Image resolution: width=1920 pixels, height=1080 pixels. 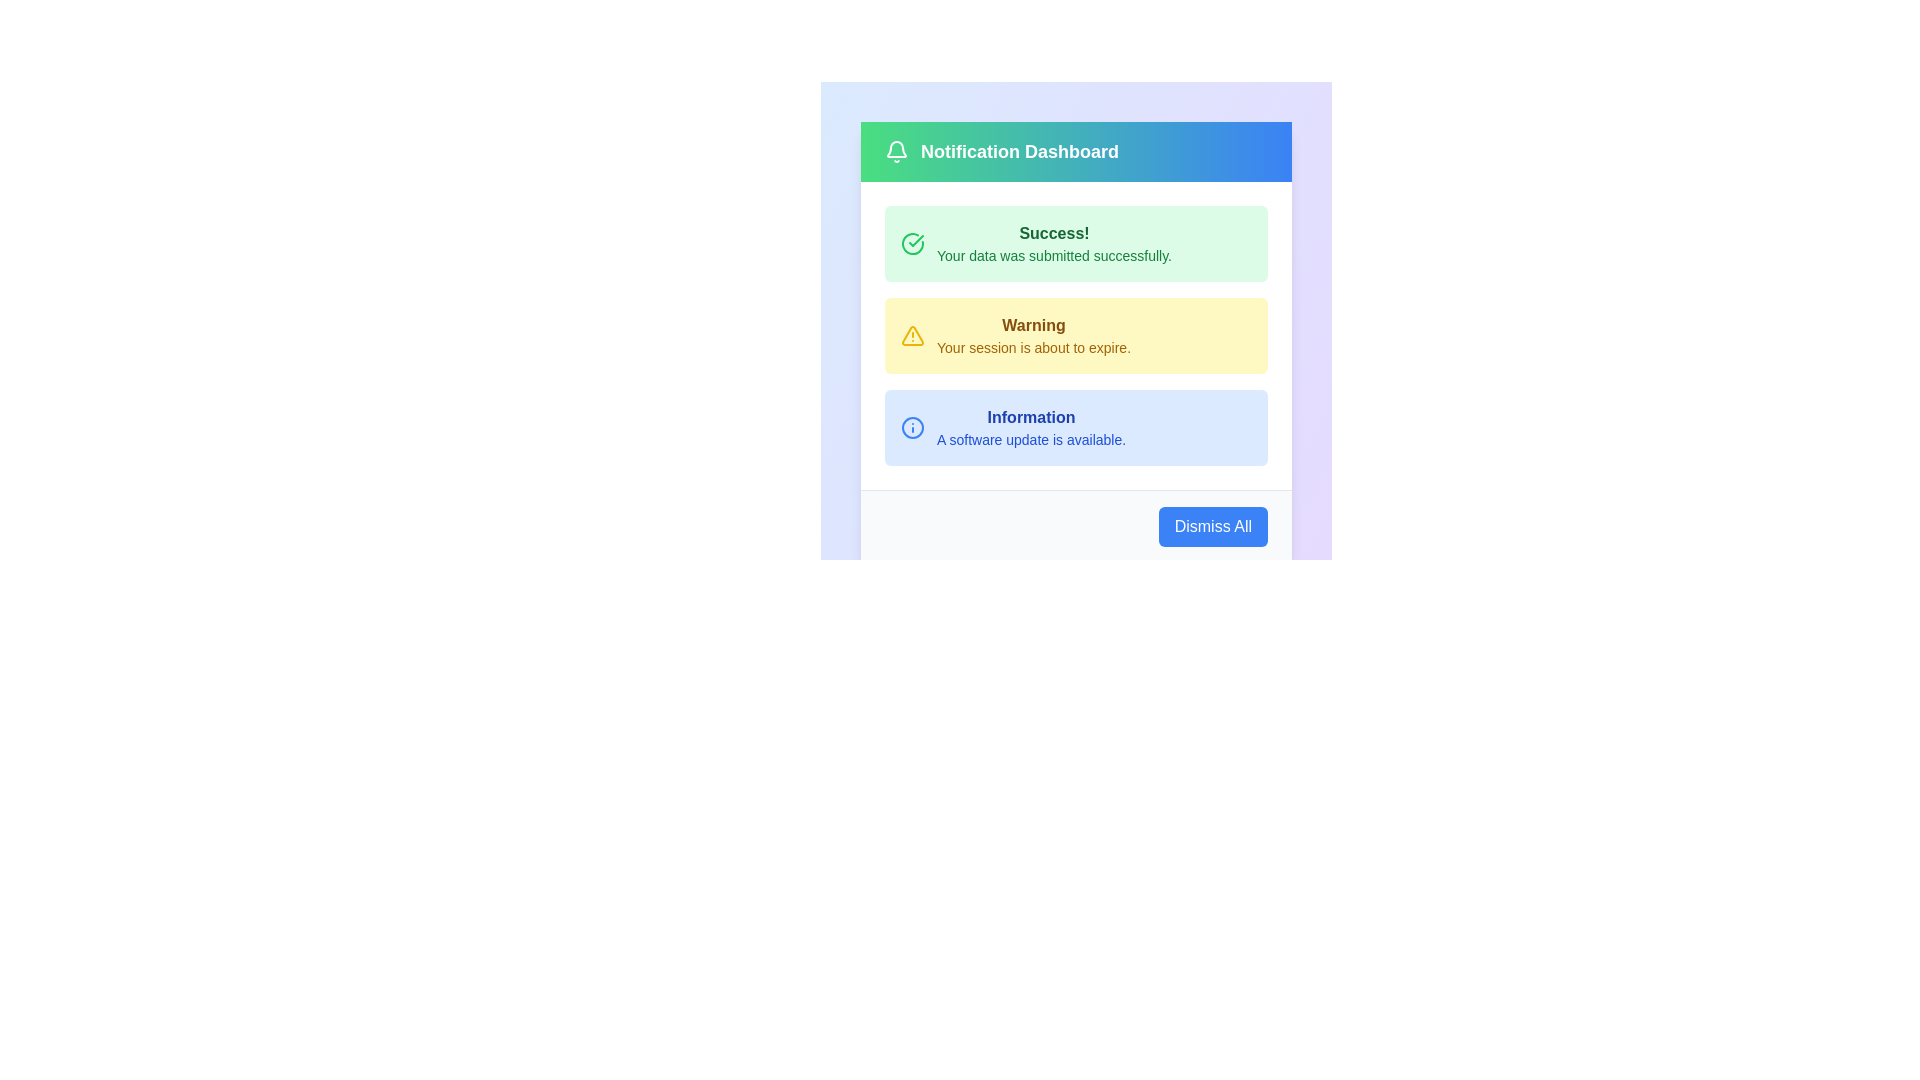 What do you see at coordinates (1031, 438) in the screenshot?
I see `text notification labeled 'A software update is available.' displayed in blue text within the notification panel` at bounding box center [1031, 438].